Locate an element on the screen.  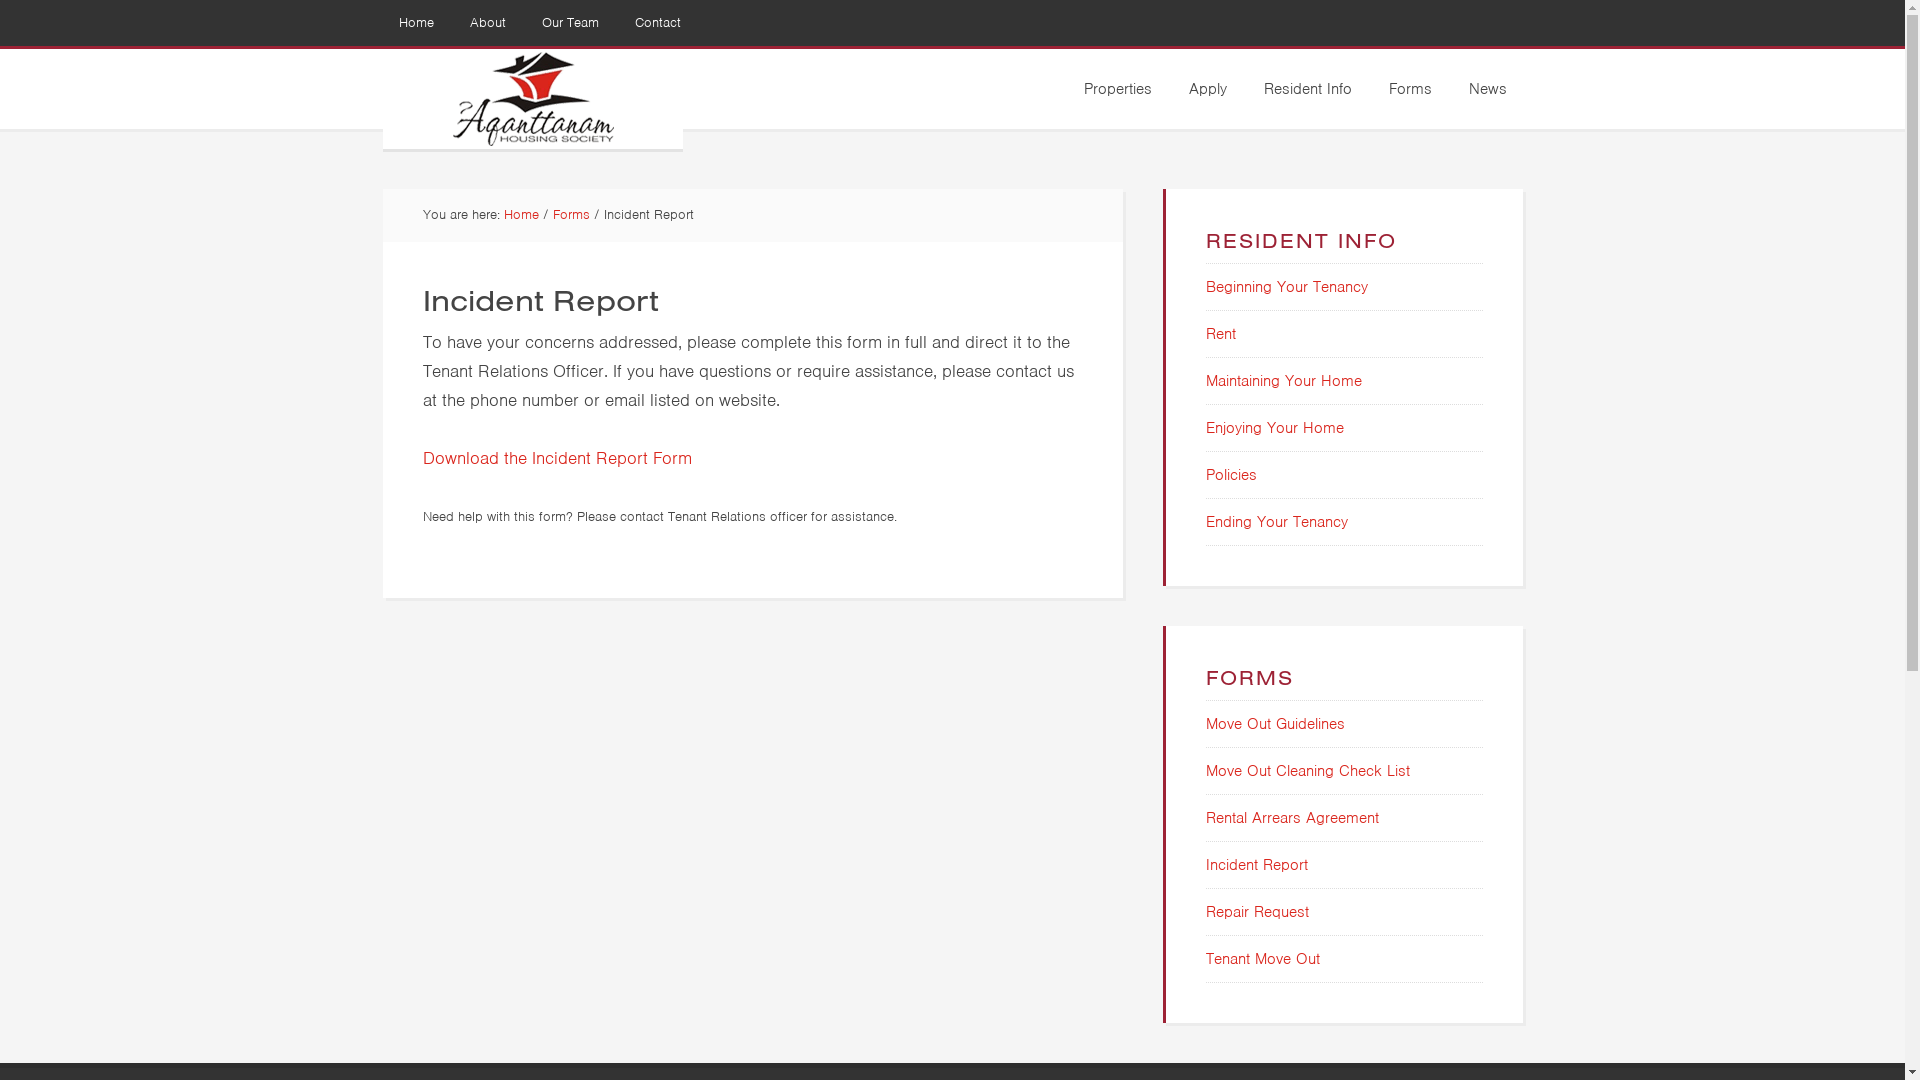
'Forms' is located at coordinates (569, 214).